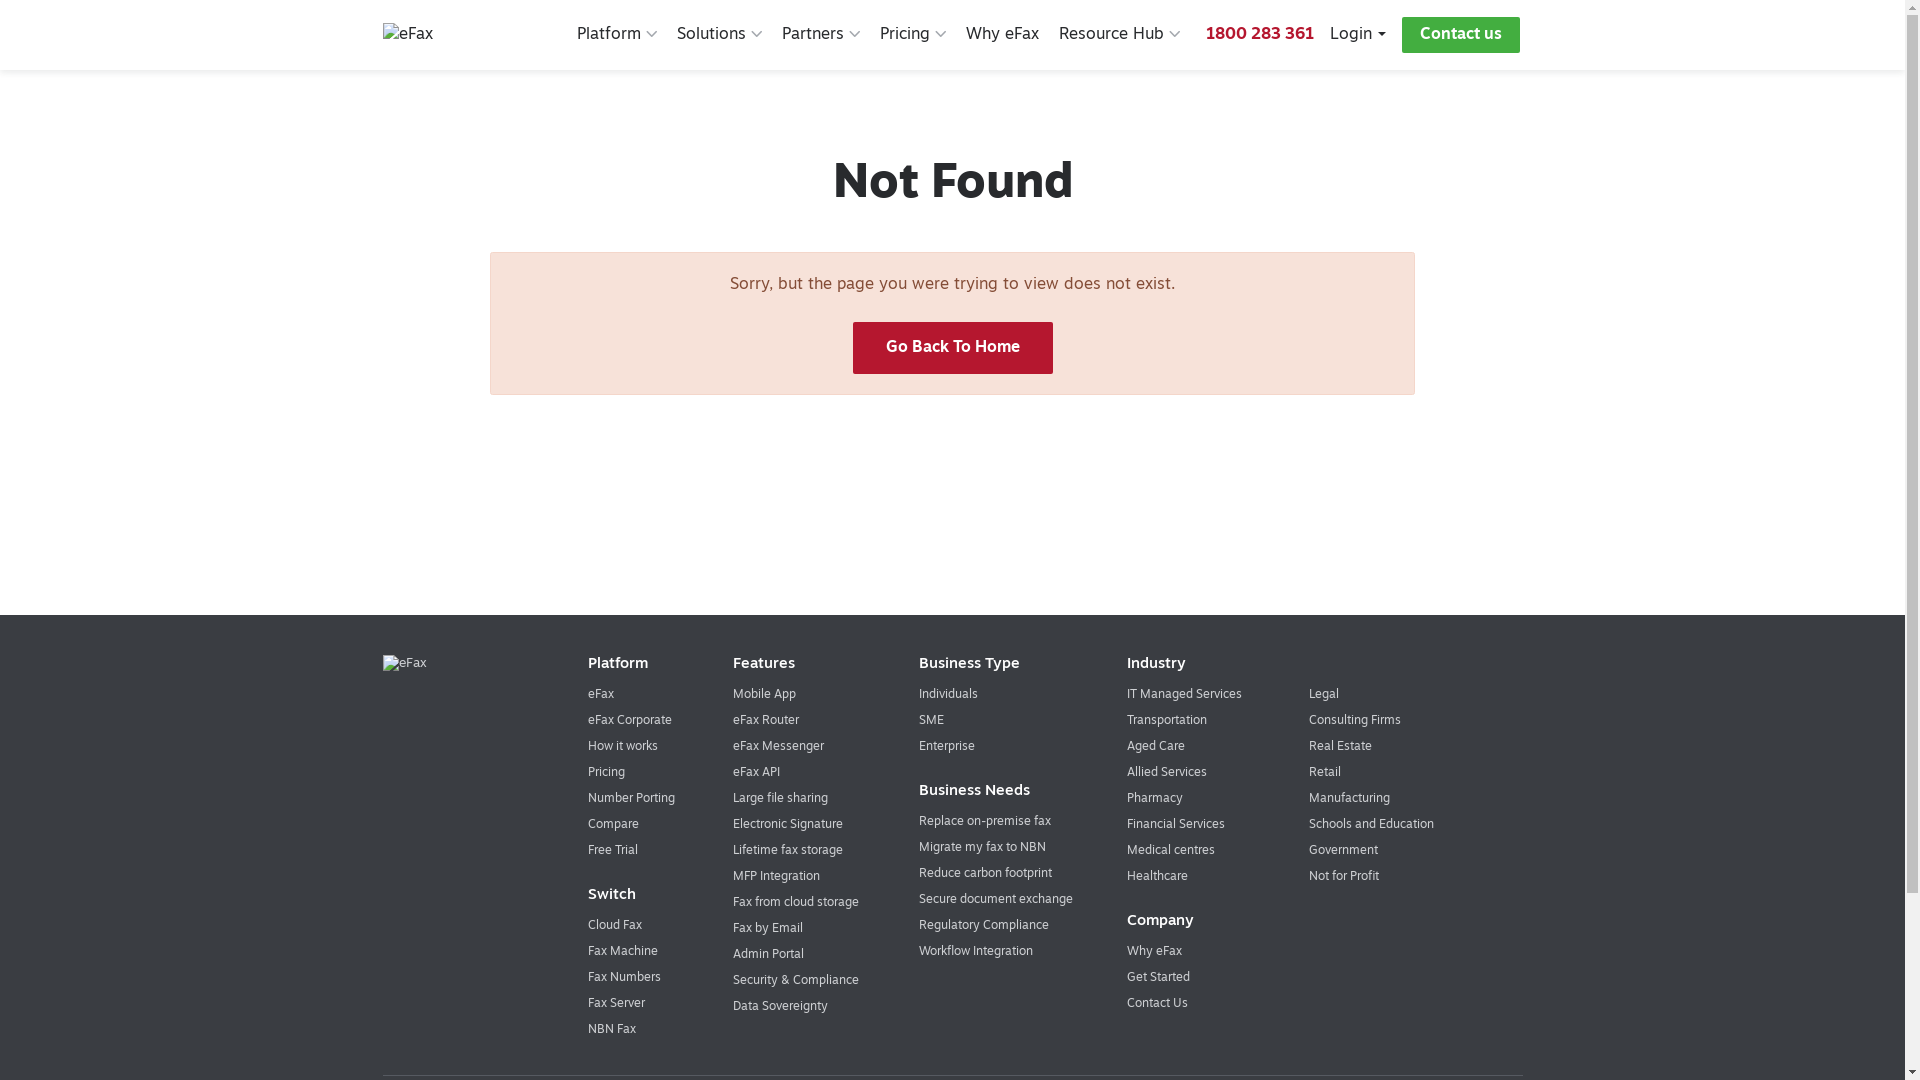 This screenshot has height=1080, width=1920. Describe the element at coordinates (947, 693) in the screenshot. I see `'Individuals'` at that location.